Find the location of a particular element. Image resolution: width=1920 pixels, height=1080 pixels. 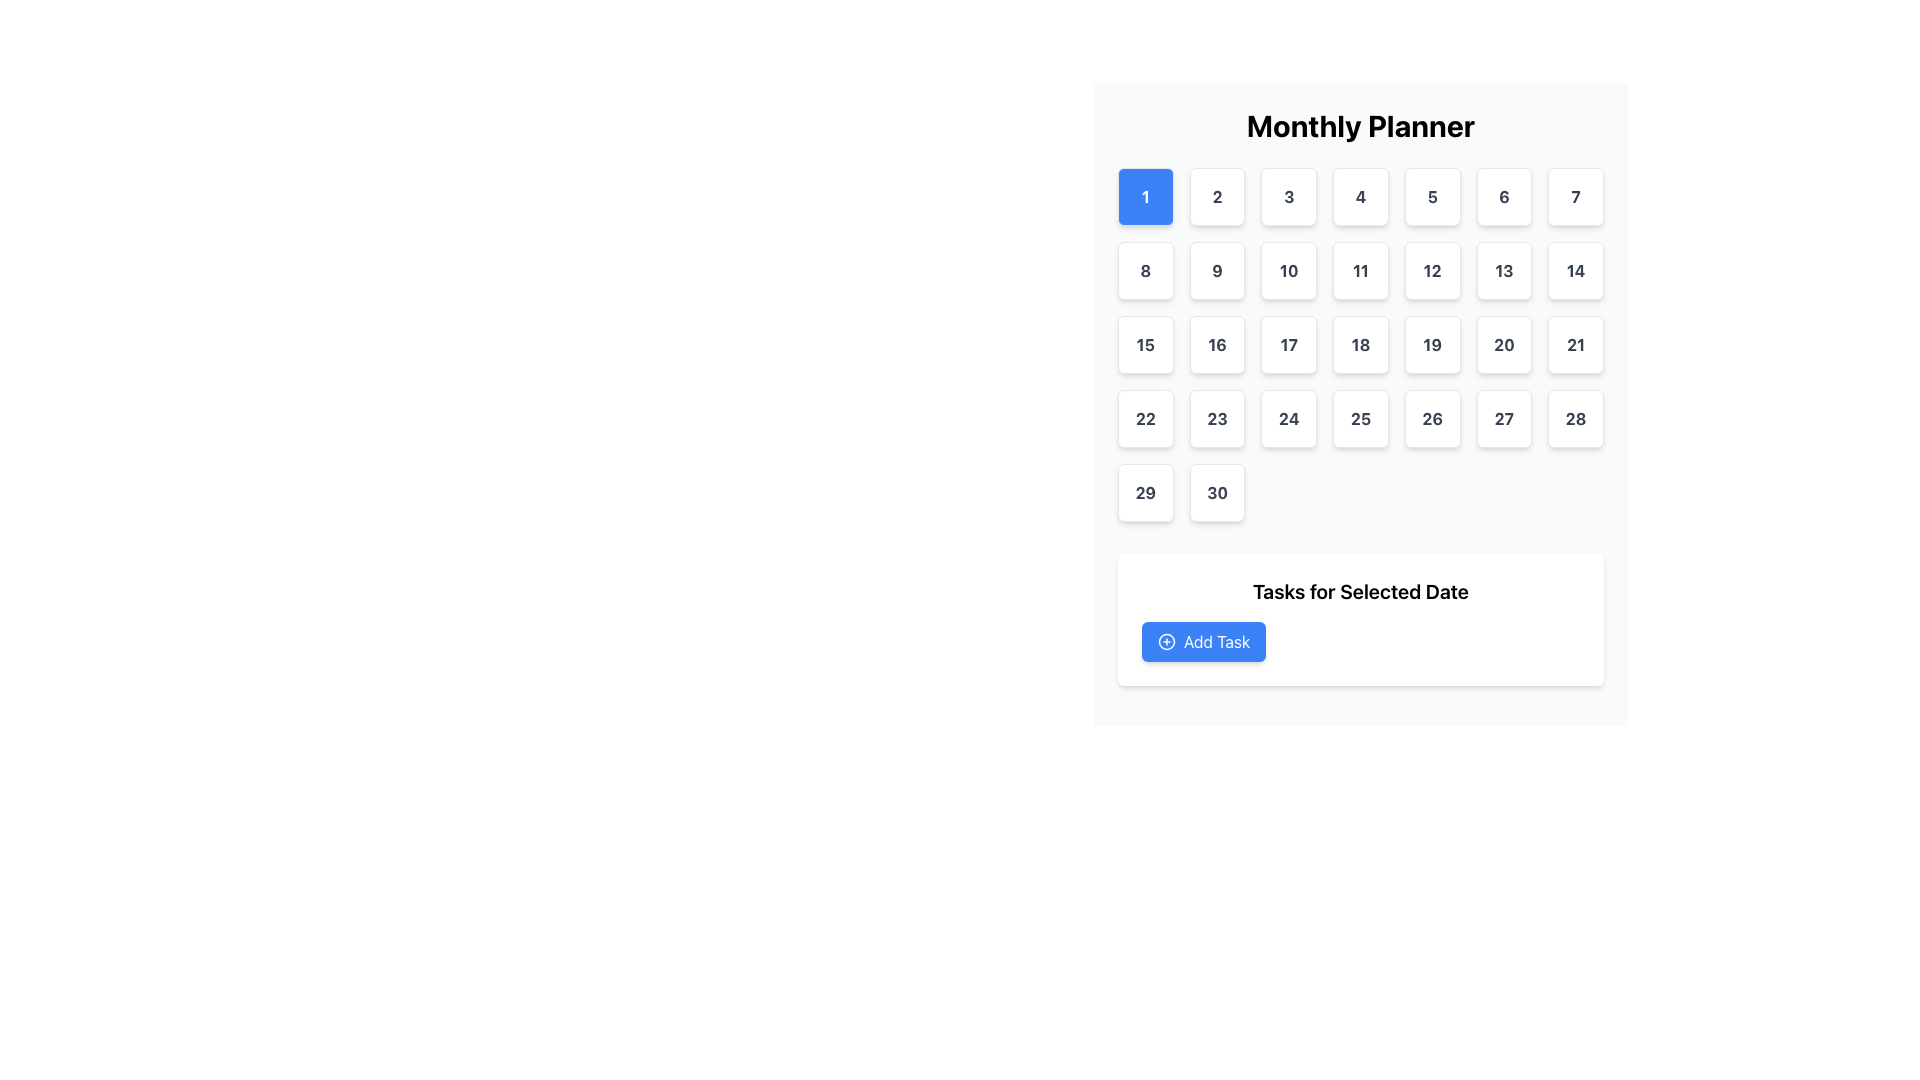

the 'plus' icon located at the center of the 'Add Task' button, which is positioned below the calendar grid and the 'Tasks for Selected Date' header is located at coordinates (1166, 641).